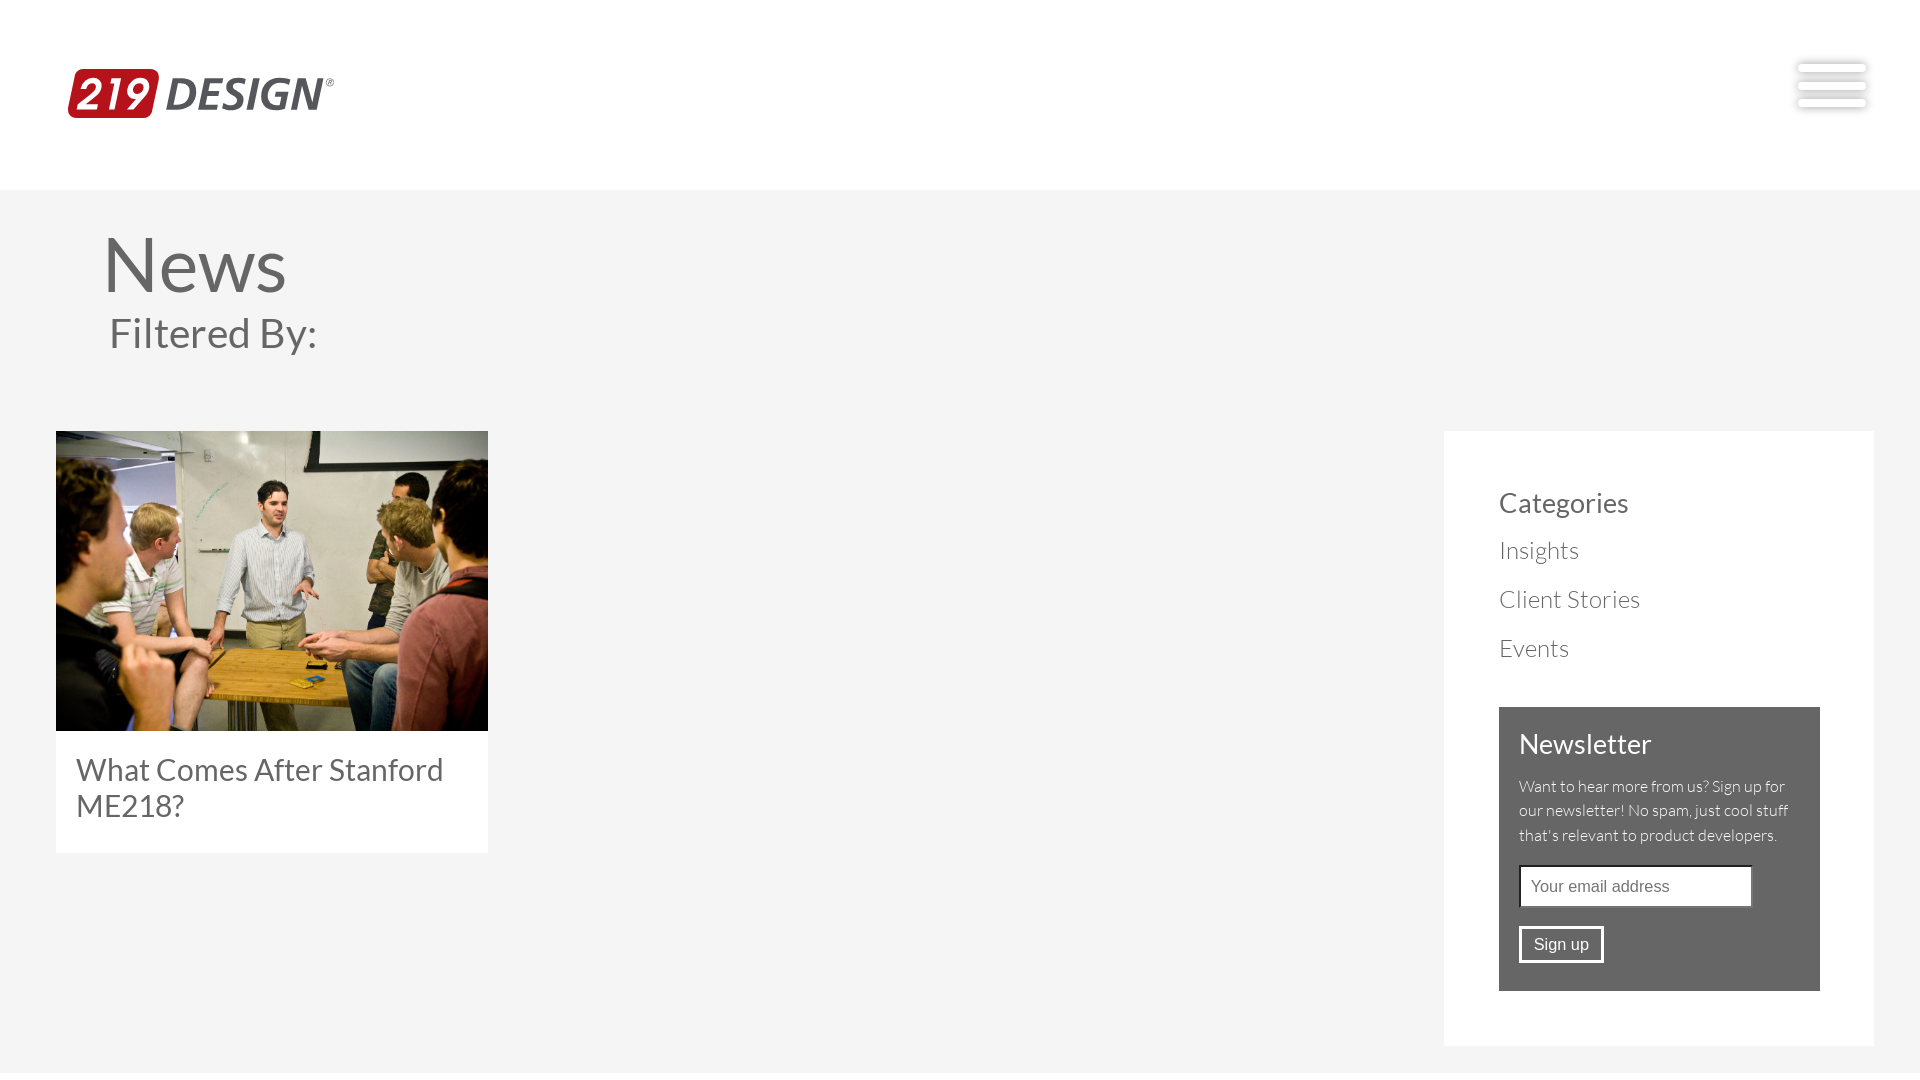  Describe the element at coordinates (1538, 550) in the screenshot. I see `'Insights'` at that location.